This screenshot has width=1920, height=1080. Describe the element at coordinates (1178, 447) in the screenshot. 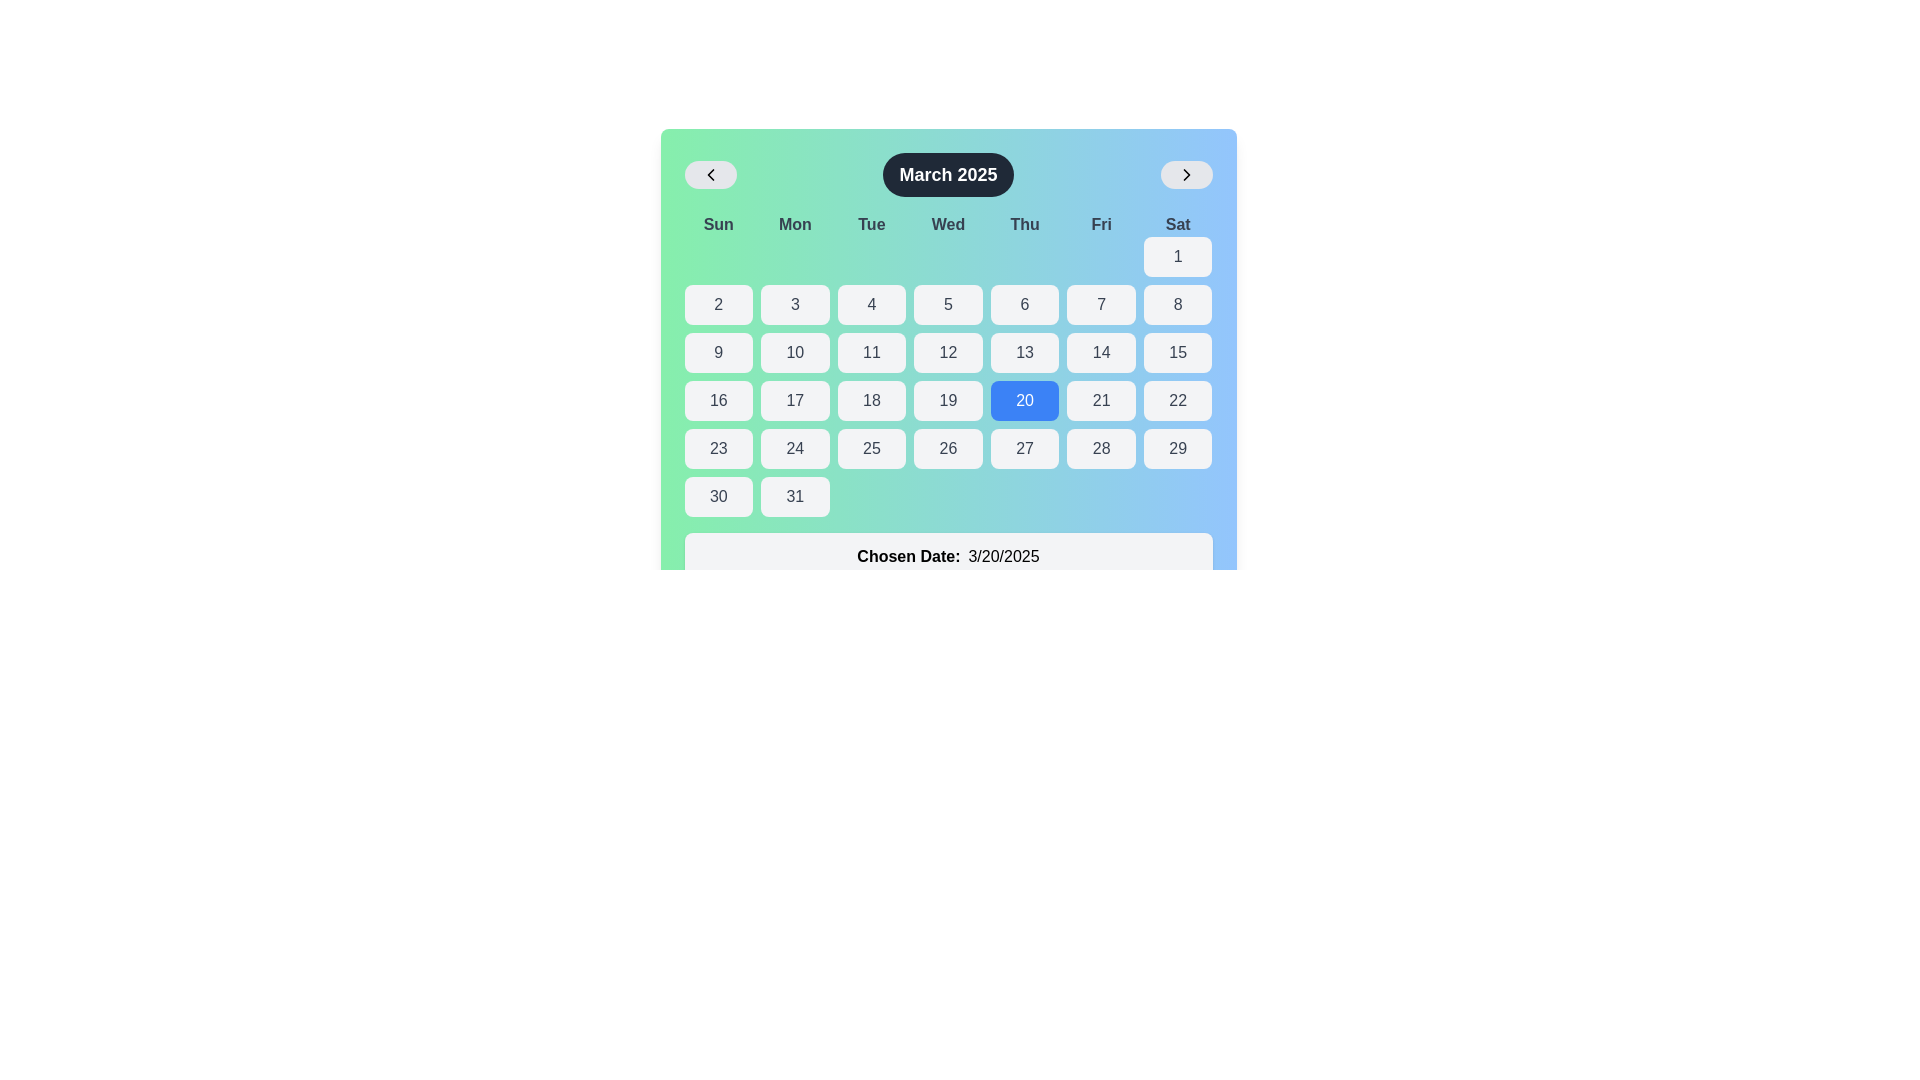

I see `the calendar cell displaying the number '29', which is a square button with rounded corners and a light gray background, located in the bottom-right corner of the grid layout corresponding to Saturdays` at that location.